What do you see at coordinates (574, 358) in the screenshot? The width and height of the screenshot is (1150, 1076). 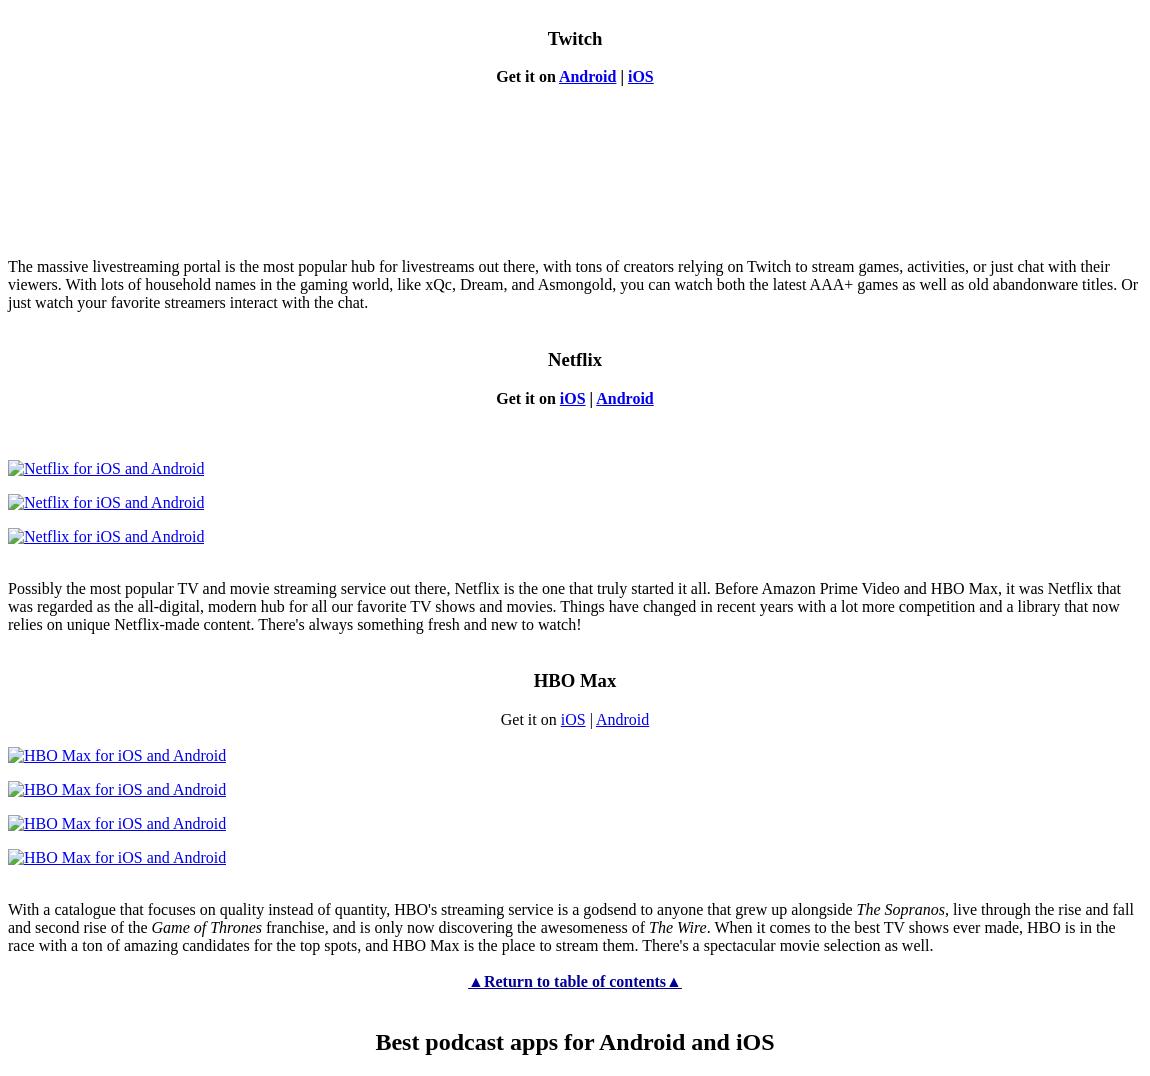 I see `'Netflix'` at bounding box center [574, 358].